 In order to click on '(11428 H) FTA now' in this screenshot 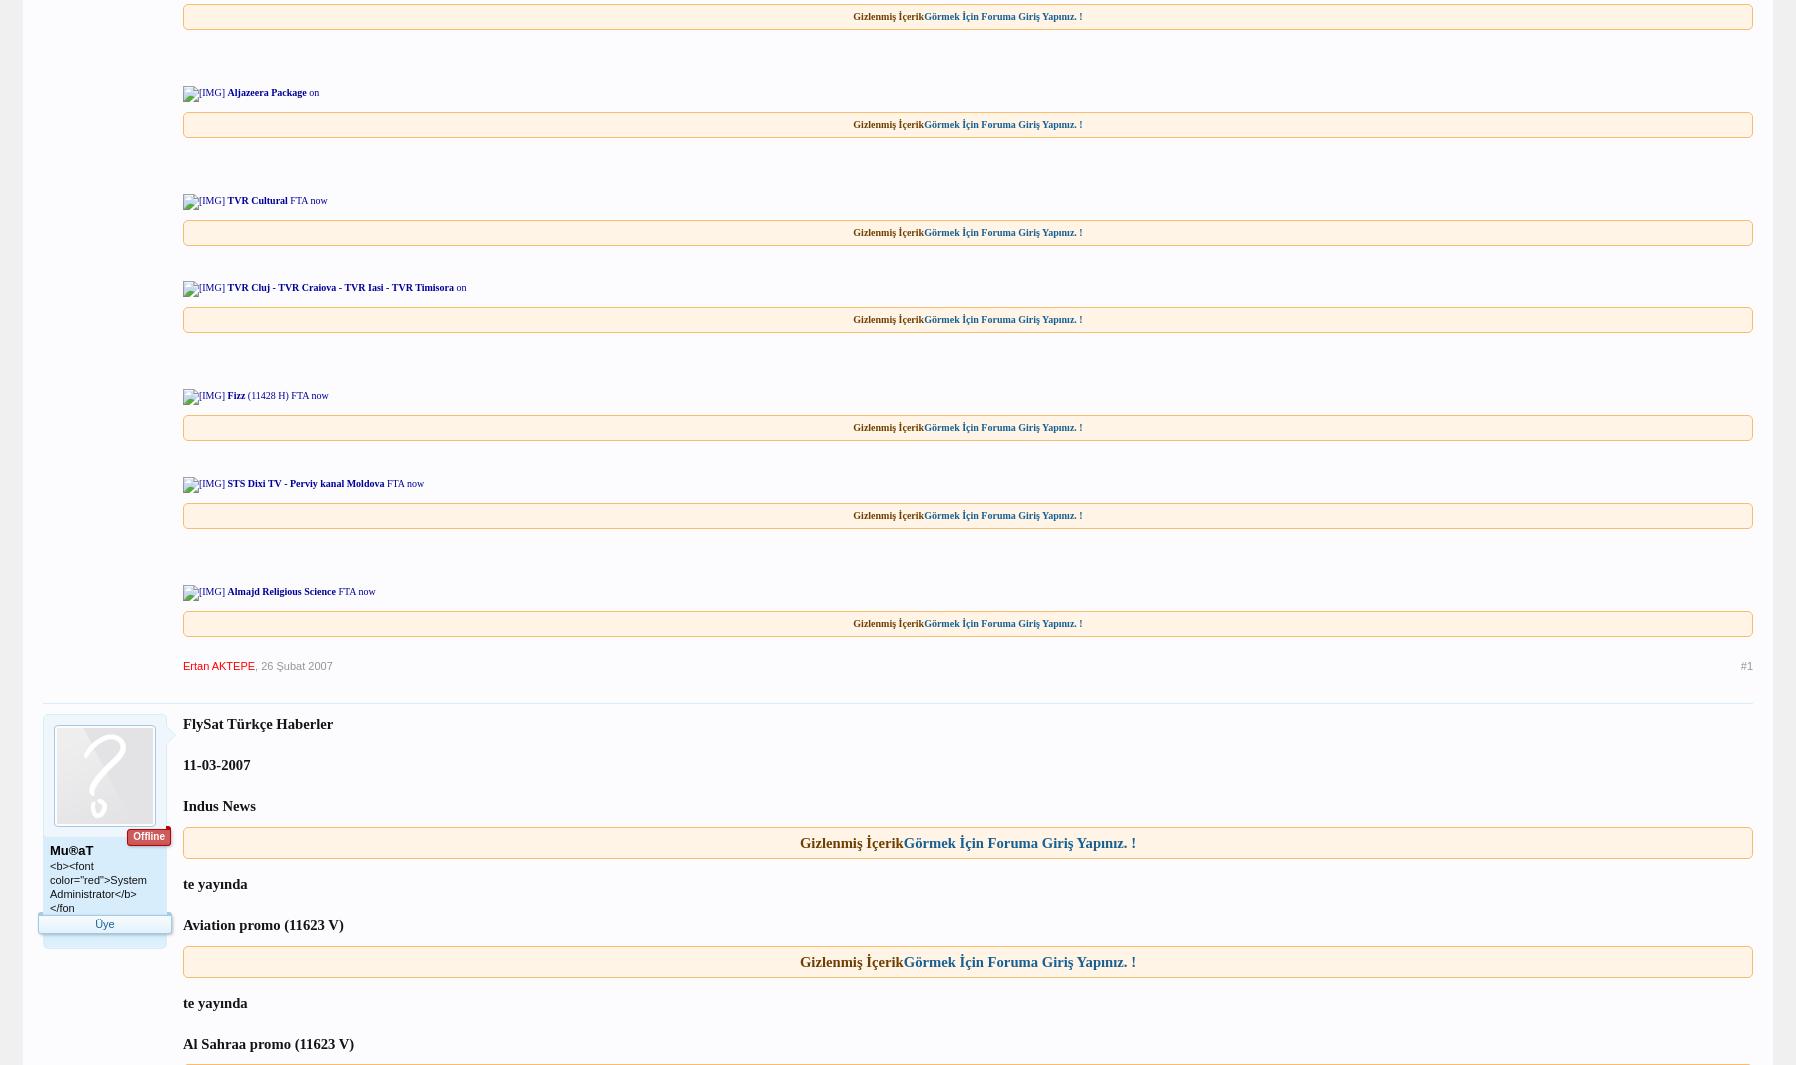, I will do `click(286, 394)`.